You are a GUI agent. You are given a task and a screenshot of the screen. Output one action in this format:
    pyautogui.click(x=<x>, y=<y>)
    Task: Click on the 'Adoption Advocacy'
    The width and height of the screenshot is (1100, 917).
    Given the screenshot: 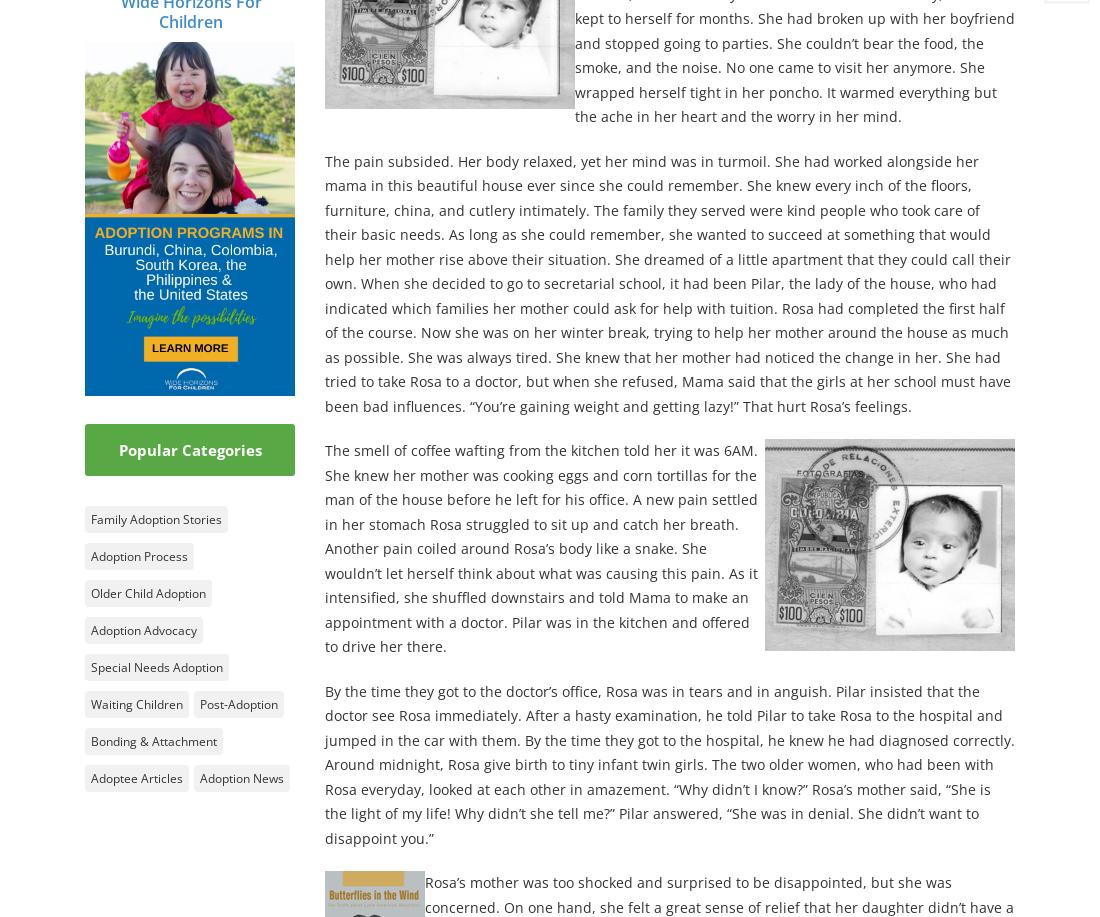 What is the action you would take?
    pyautogui.click(x=90, y=628)
    